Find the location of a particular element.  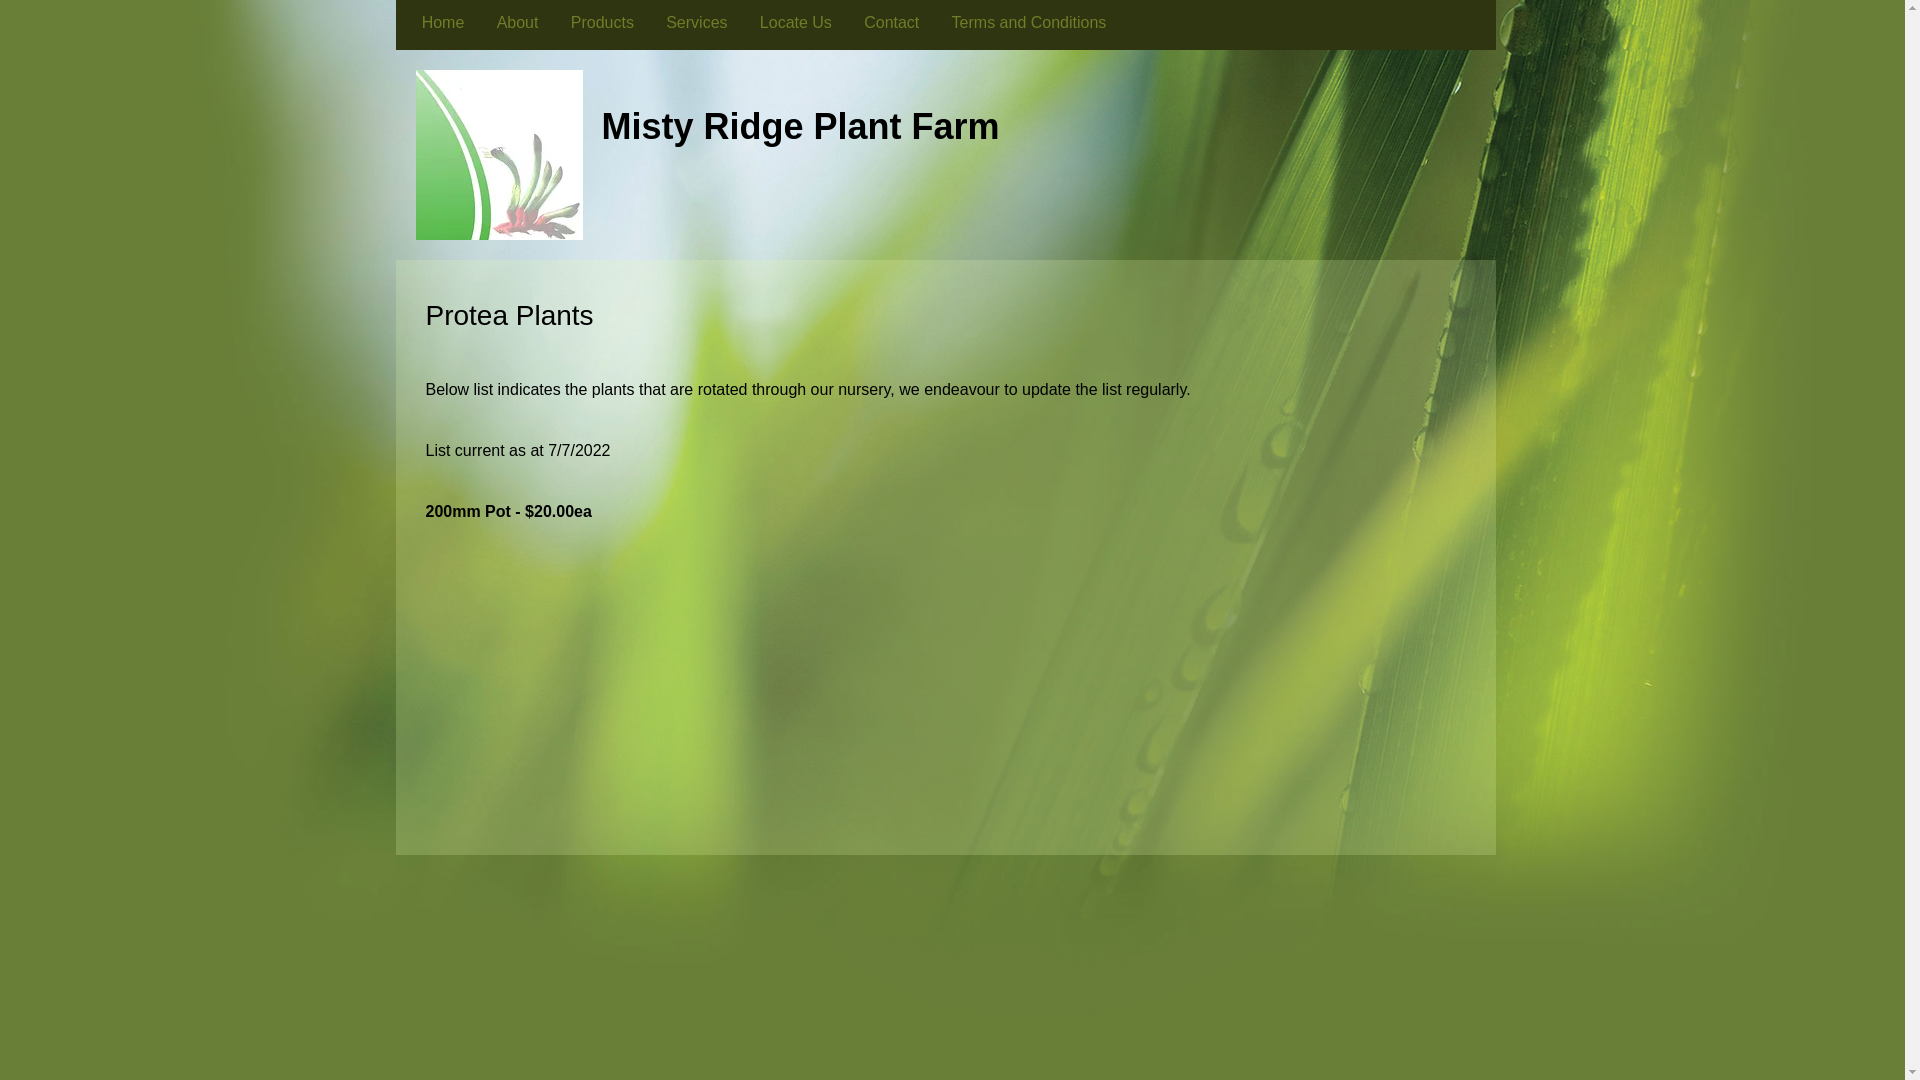

'Locate Us' is located at coordinates (795, 23).